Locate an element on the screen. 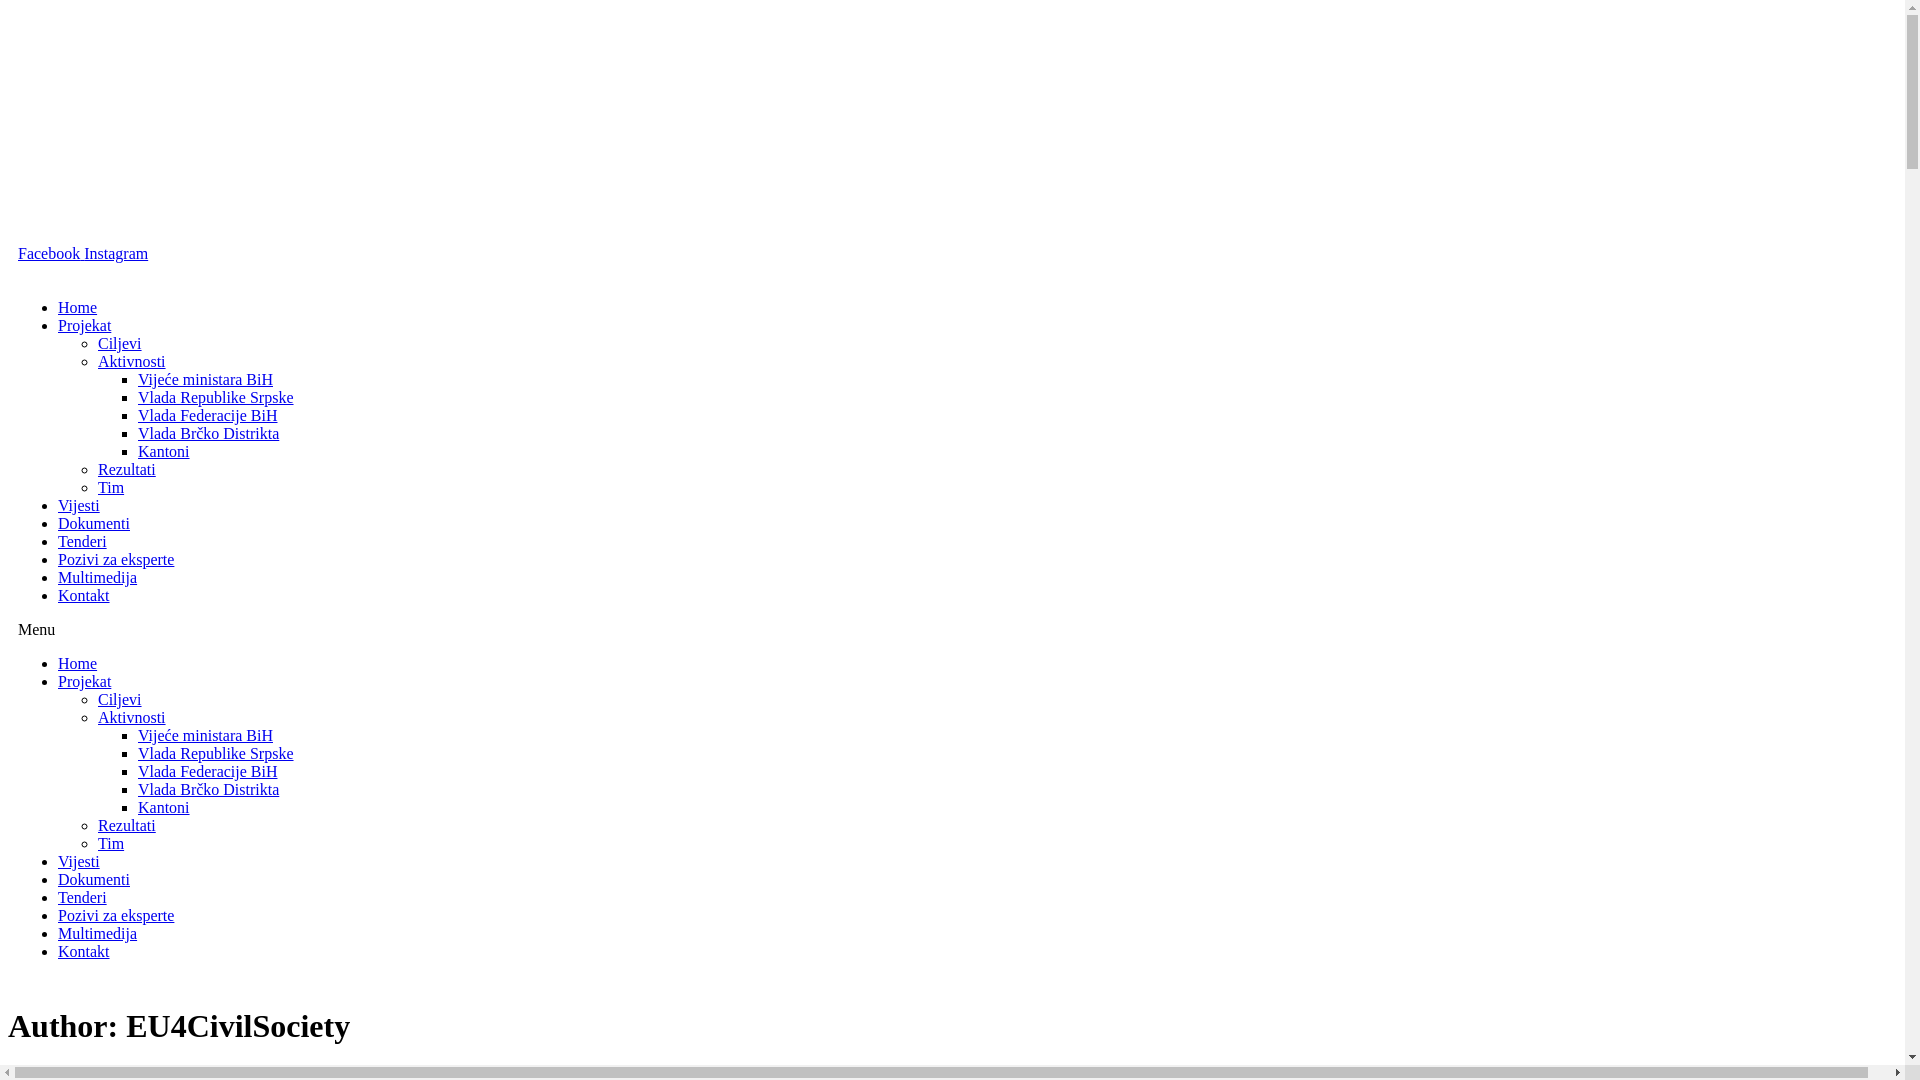 The width and height of the screenshot is (1920, 1080). 'Pozivi za eksperte' is located at coordinates (114, 559).